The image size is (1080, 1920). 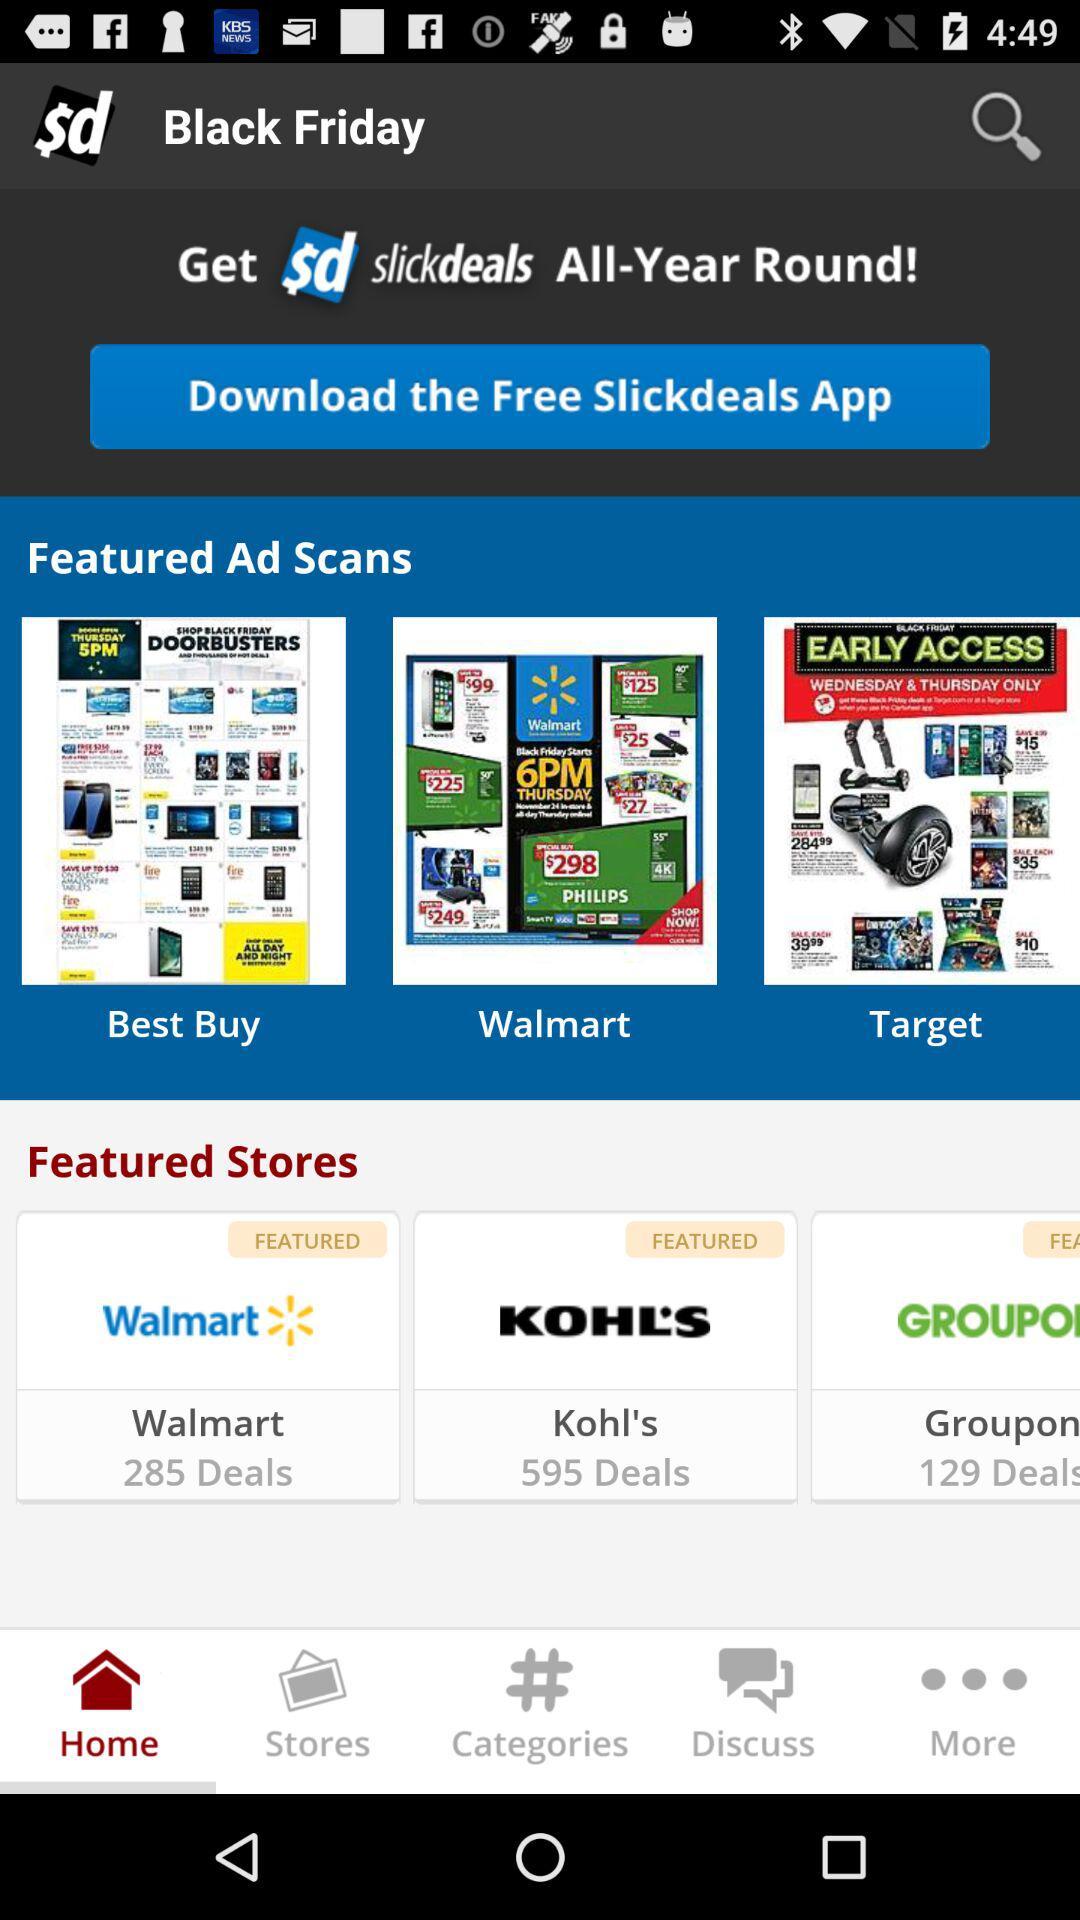 I want to click on favorite, so click(x=540, y=396).